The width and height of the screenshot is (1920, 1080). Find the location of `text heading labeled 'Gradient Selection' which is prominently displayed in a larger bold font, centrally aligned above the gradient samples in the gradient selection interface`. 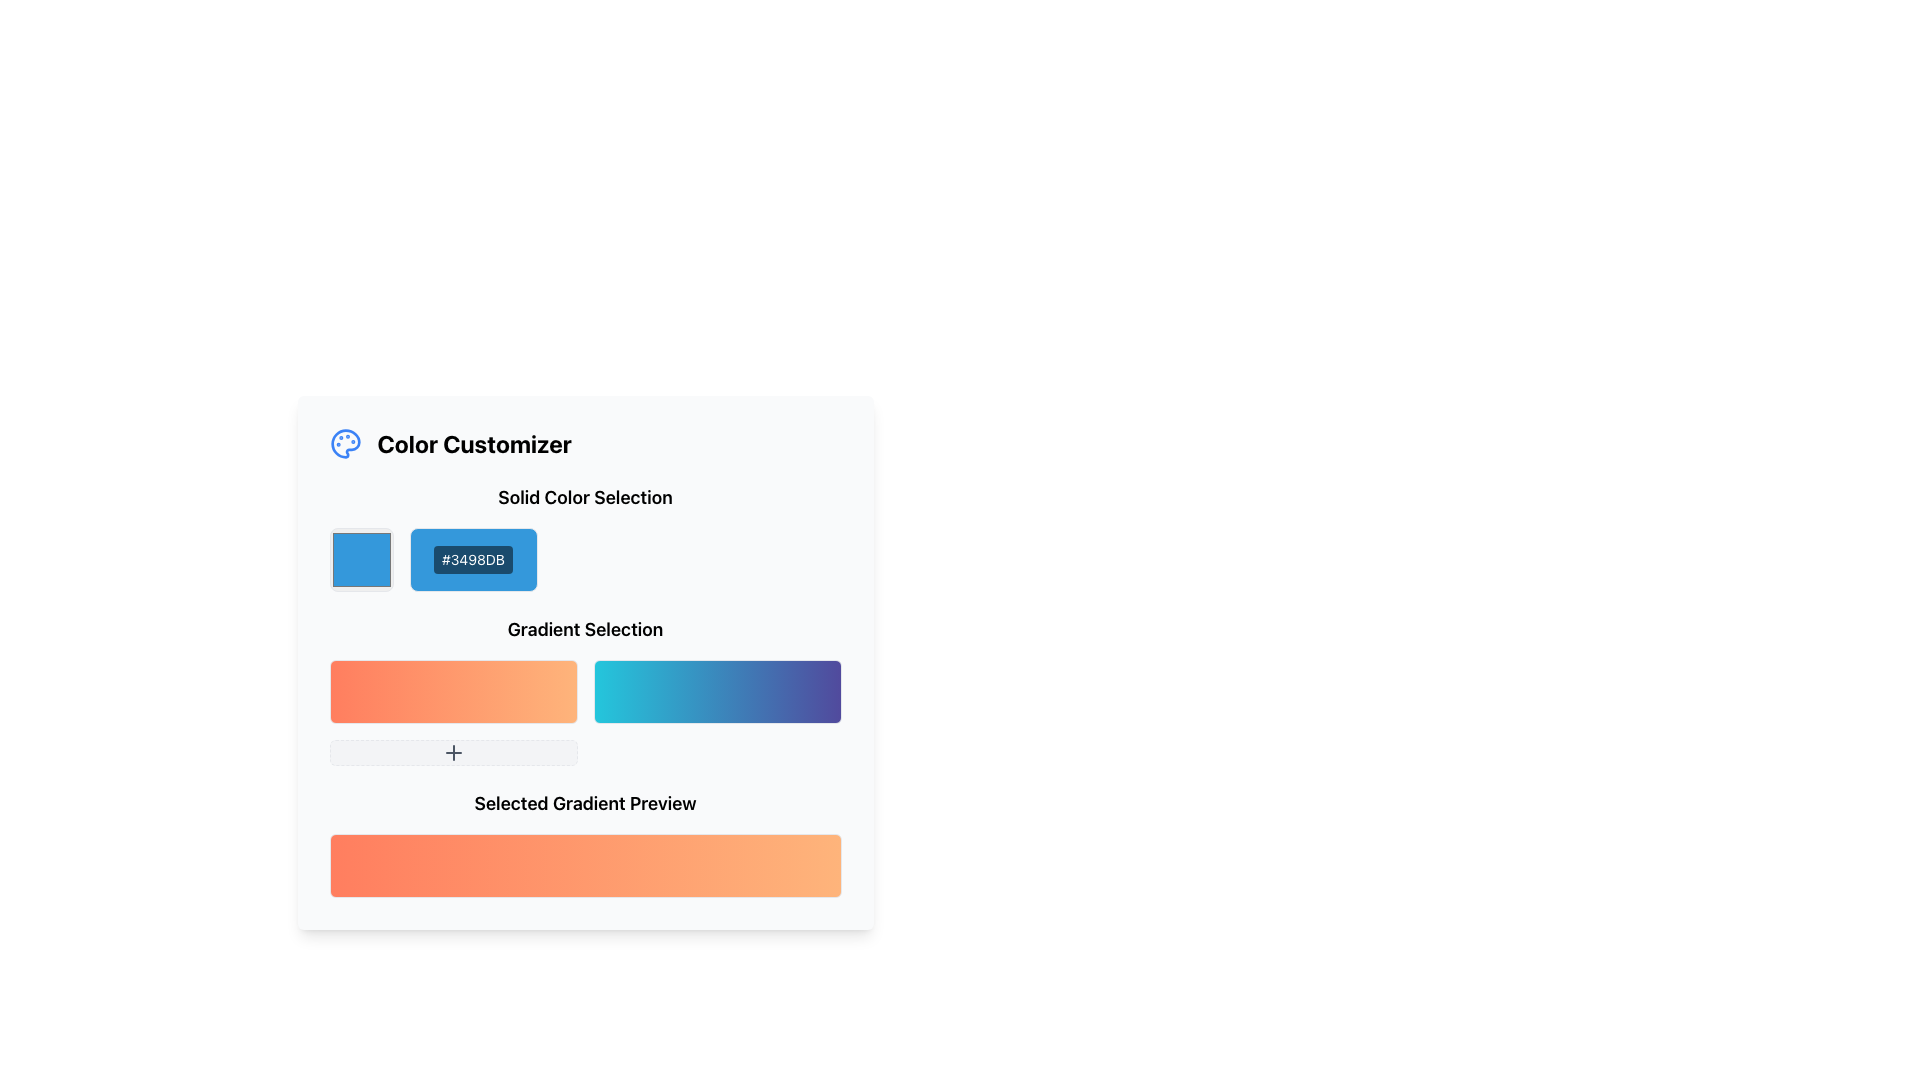

text heading labeled 'Gradient Selection' which is prominently displayed in a larger bold font, centrally aligned above the gradient samples in the gradient selection interface is located at coordinates (584, 628).